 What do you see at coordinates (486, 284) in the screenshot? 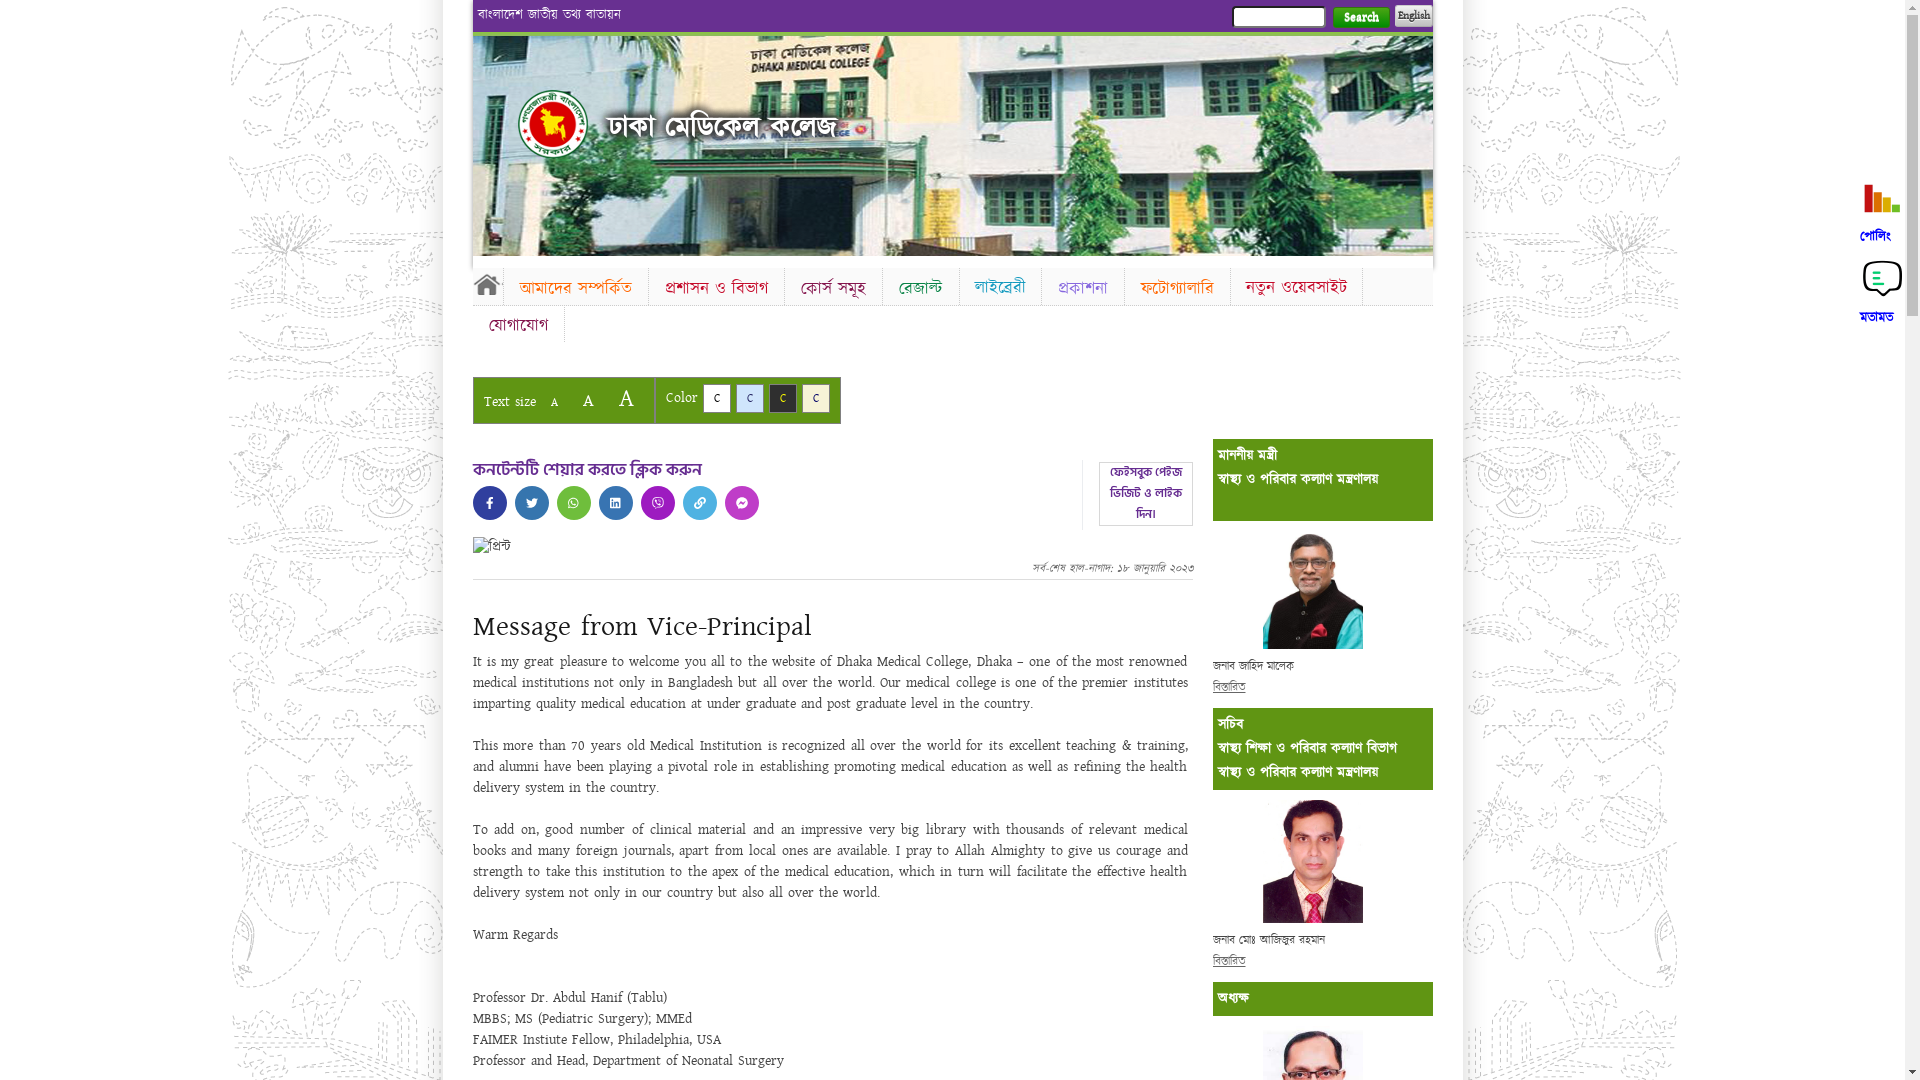
I see `'Home'` at bounding box center [486, 284].